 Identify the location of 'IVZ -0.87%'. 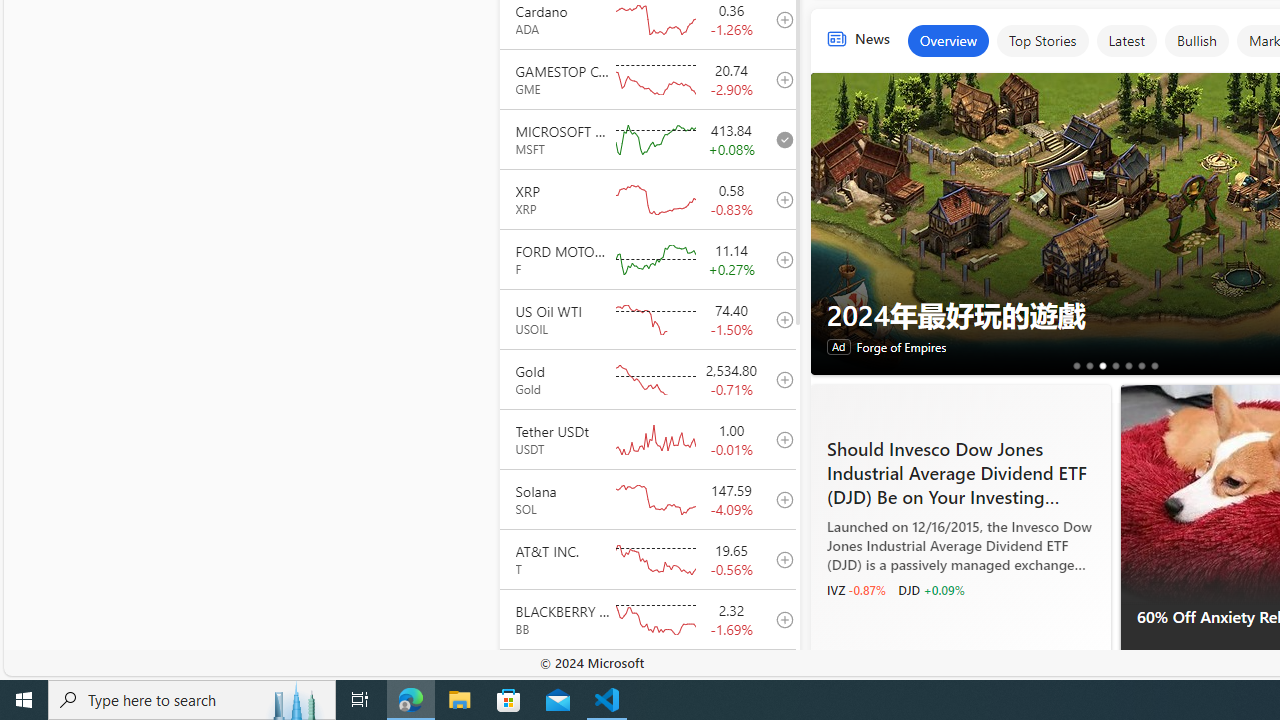
(855, 589).